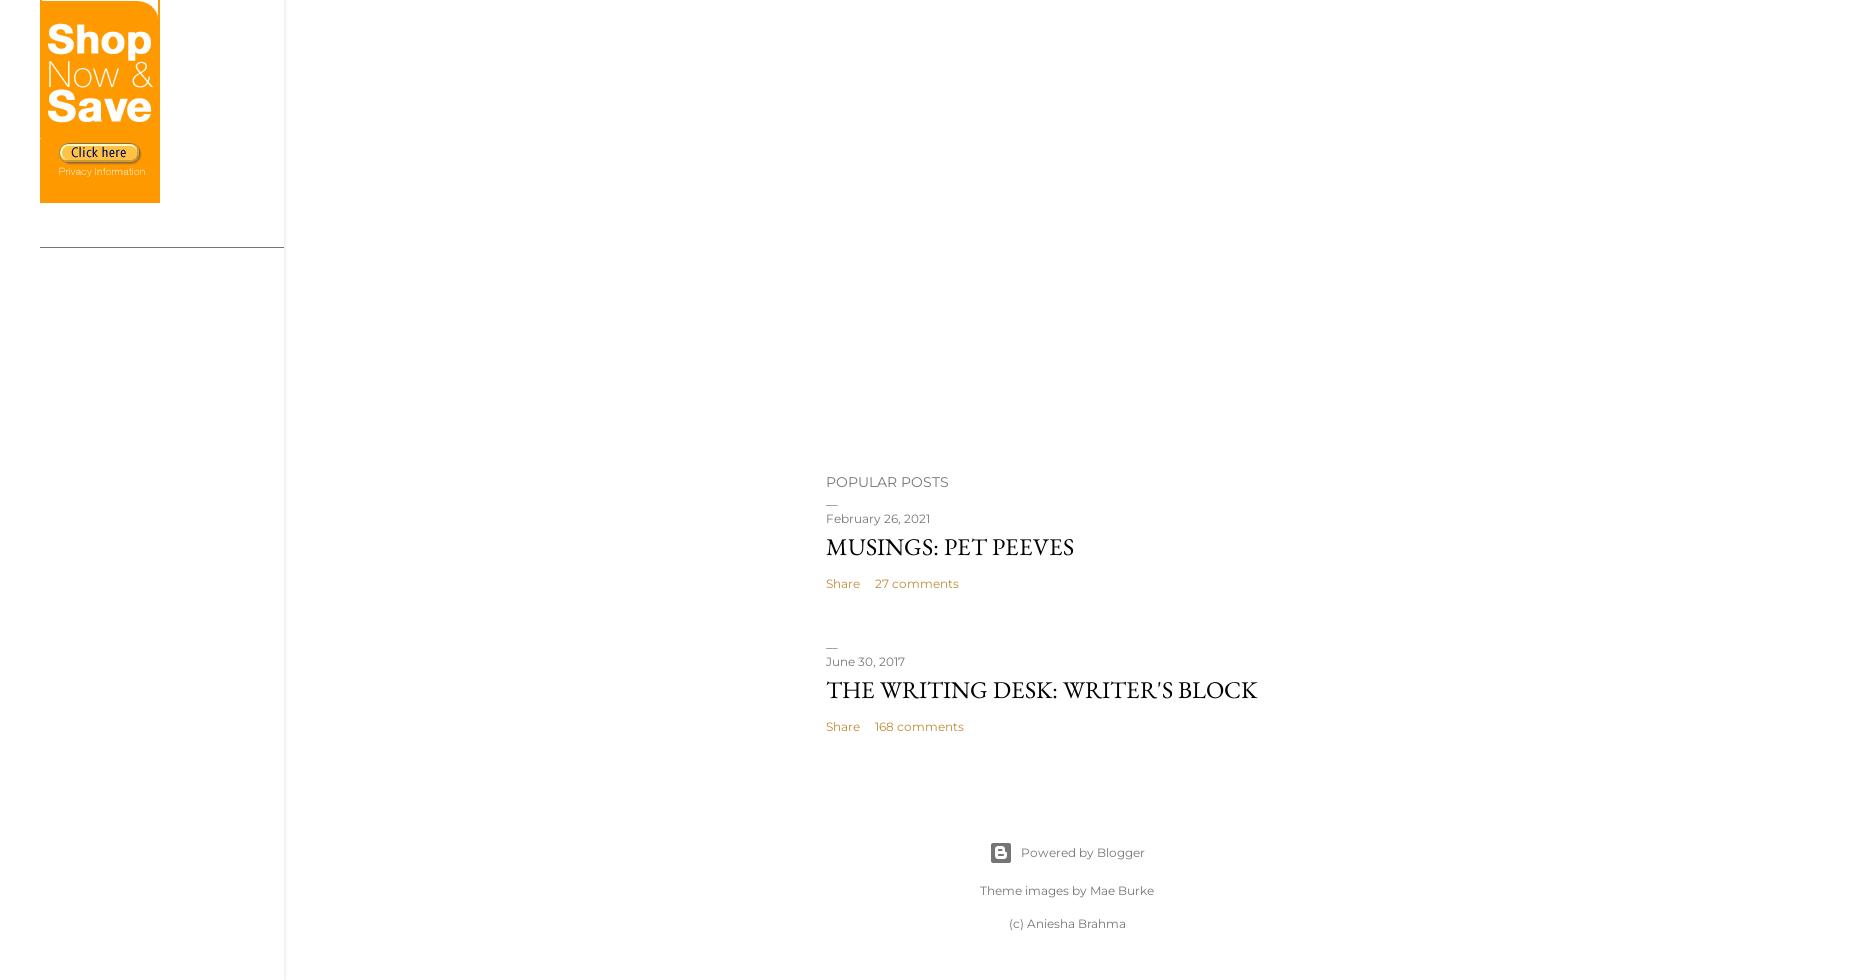 This screenshot has height=980, width=1850. What do you see at coordinates (1034, 889) in the screenshot?
I see `'Theme images by'` at bounding box center [1034, 889].